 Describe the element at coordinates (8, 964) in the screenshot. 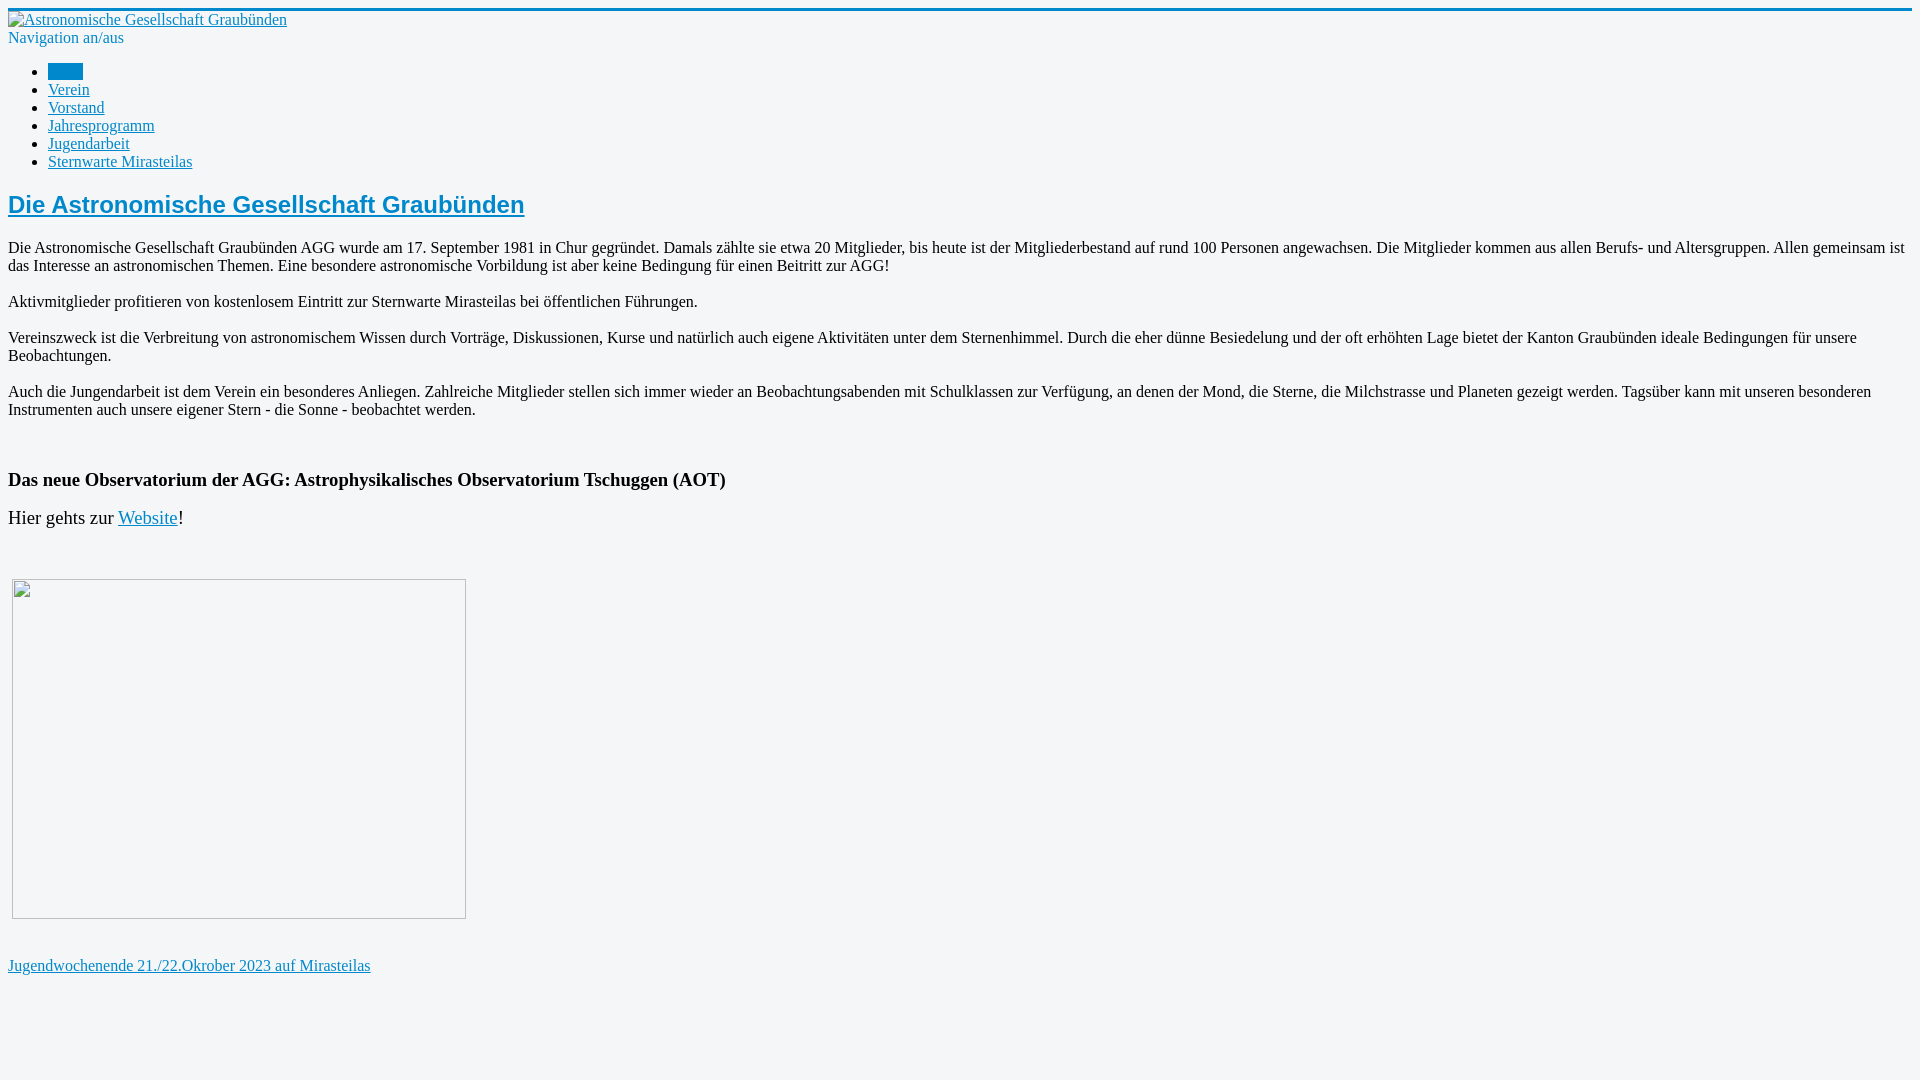

I see `'Jugendwochenende 21./22.Okrober 2023 auf Mirasteilas'` at that location.